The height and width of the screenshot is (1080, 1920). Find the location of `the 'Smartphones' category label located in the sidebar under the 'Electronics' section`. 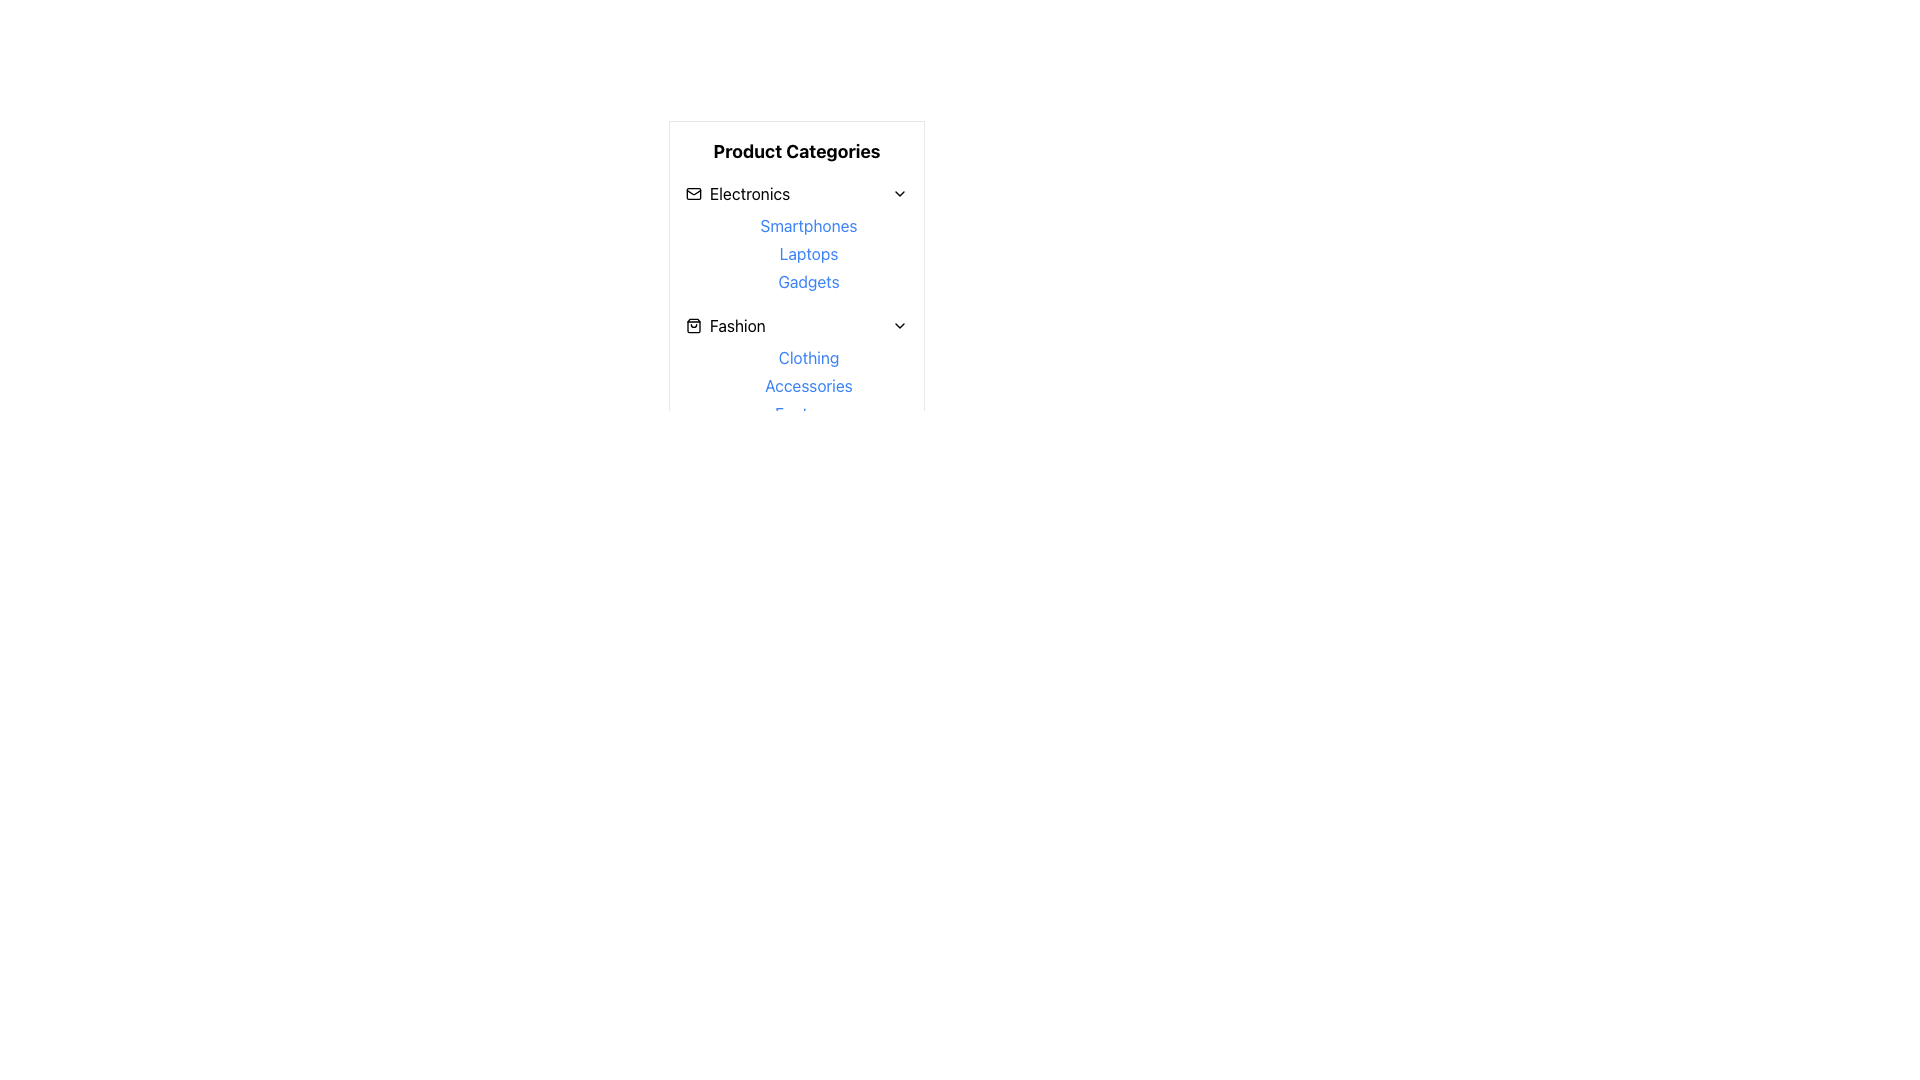

the 'Smartphones' category label located in the sidebar under the 'Electronics' section is located at coordinates (809, 225).